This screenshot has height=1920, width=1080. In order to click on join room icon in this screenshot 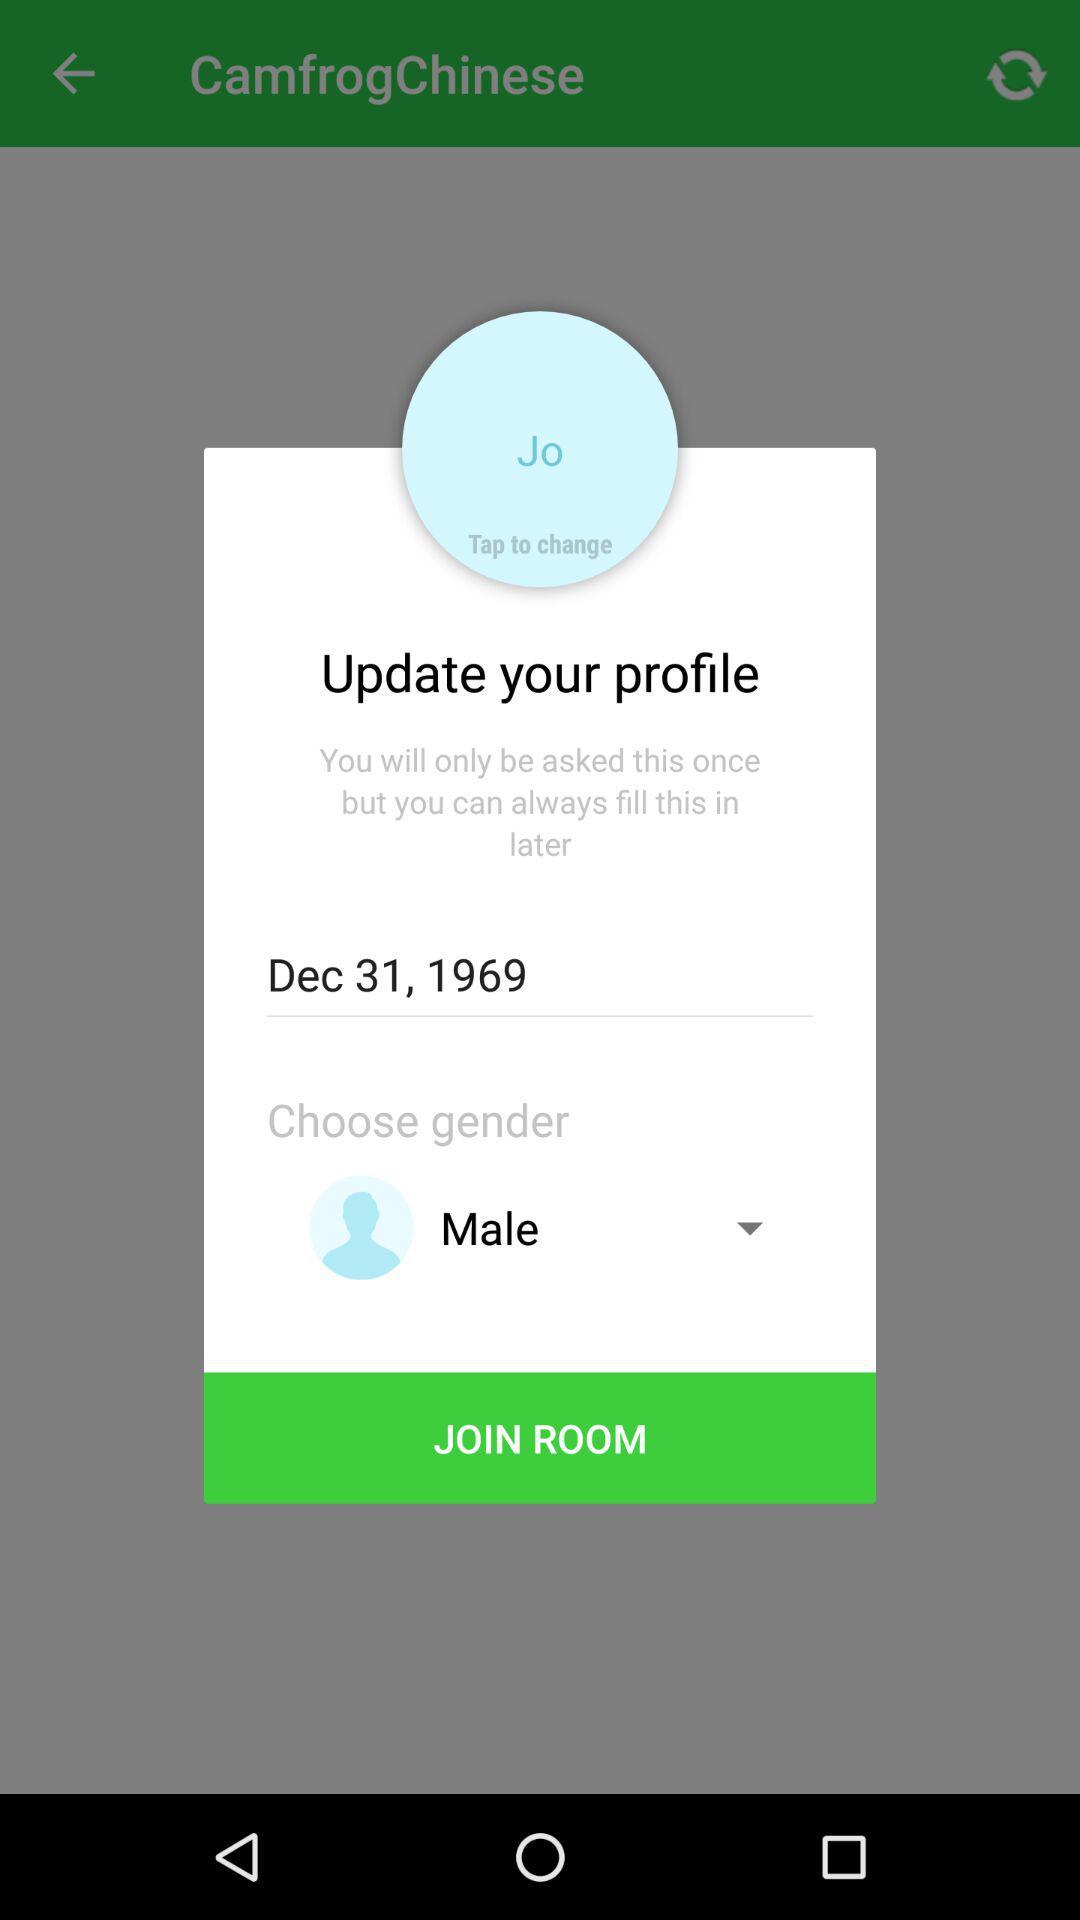, I will do `click(540, 1437)`.